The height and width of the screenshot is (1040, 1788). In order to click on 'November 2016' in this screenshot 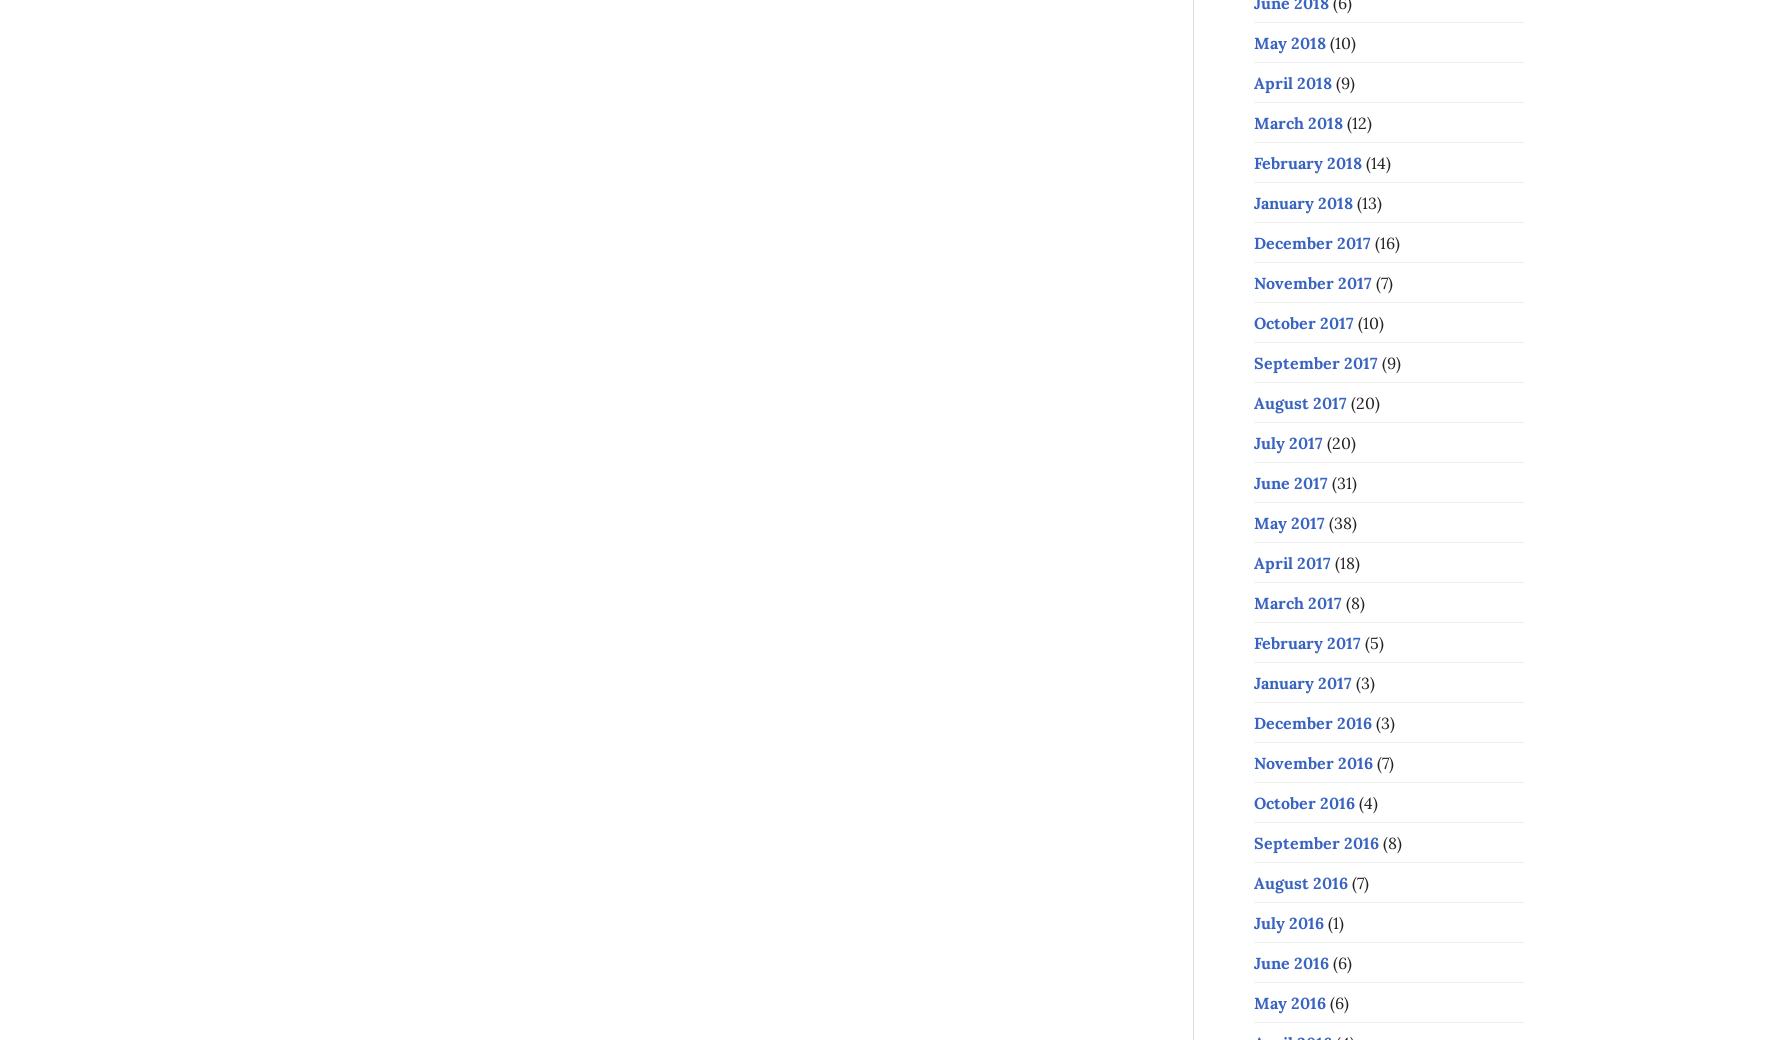, I will do `click(1312, 762)`.